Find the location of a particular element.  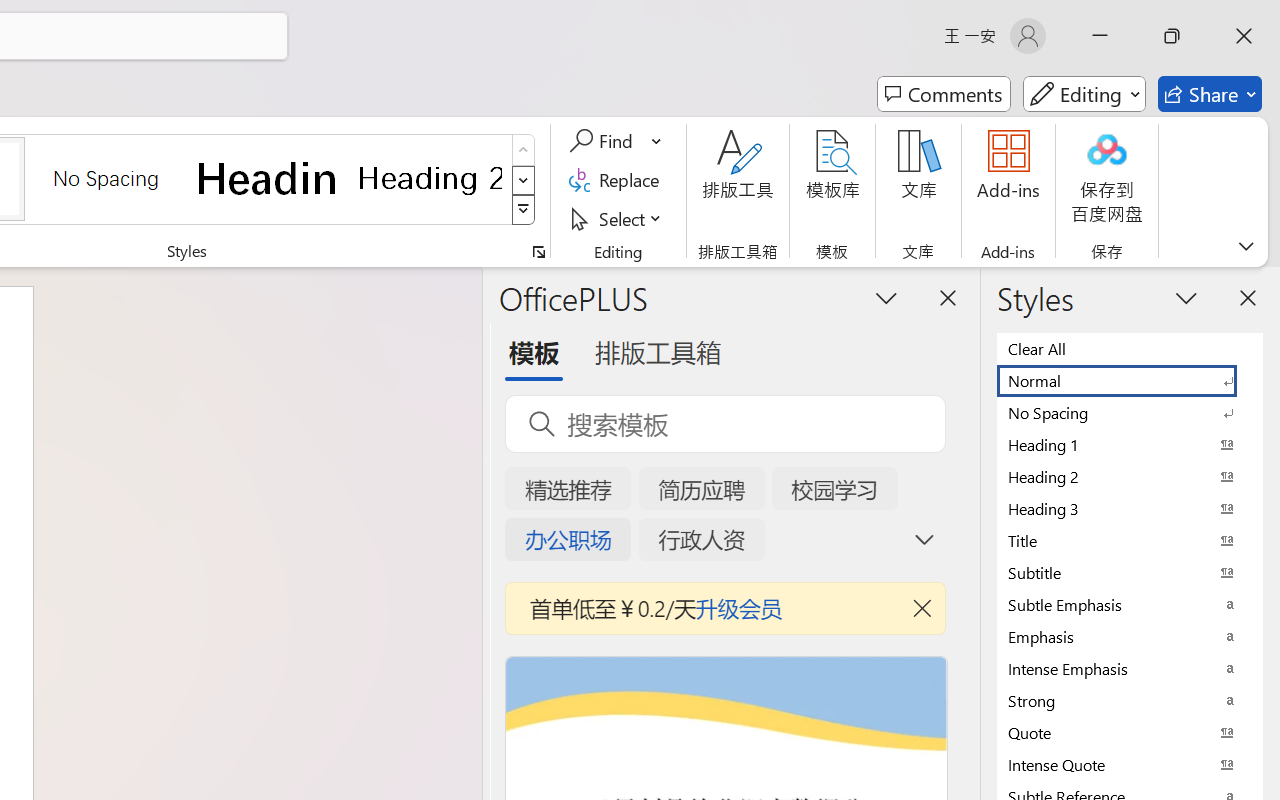

'Title' is located at coordinates (1130, 540).